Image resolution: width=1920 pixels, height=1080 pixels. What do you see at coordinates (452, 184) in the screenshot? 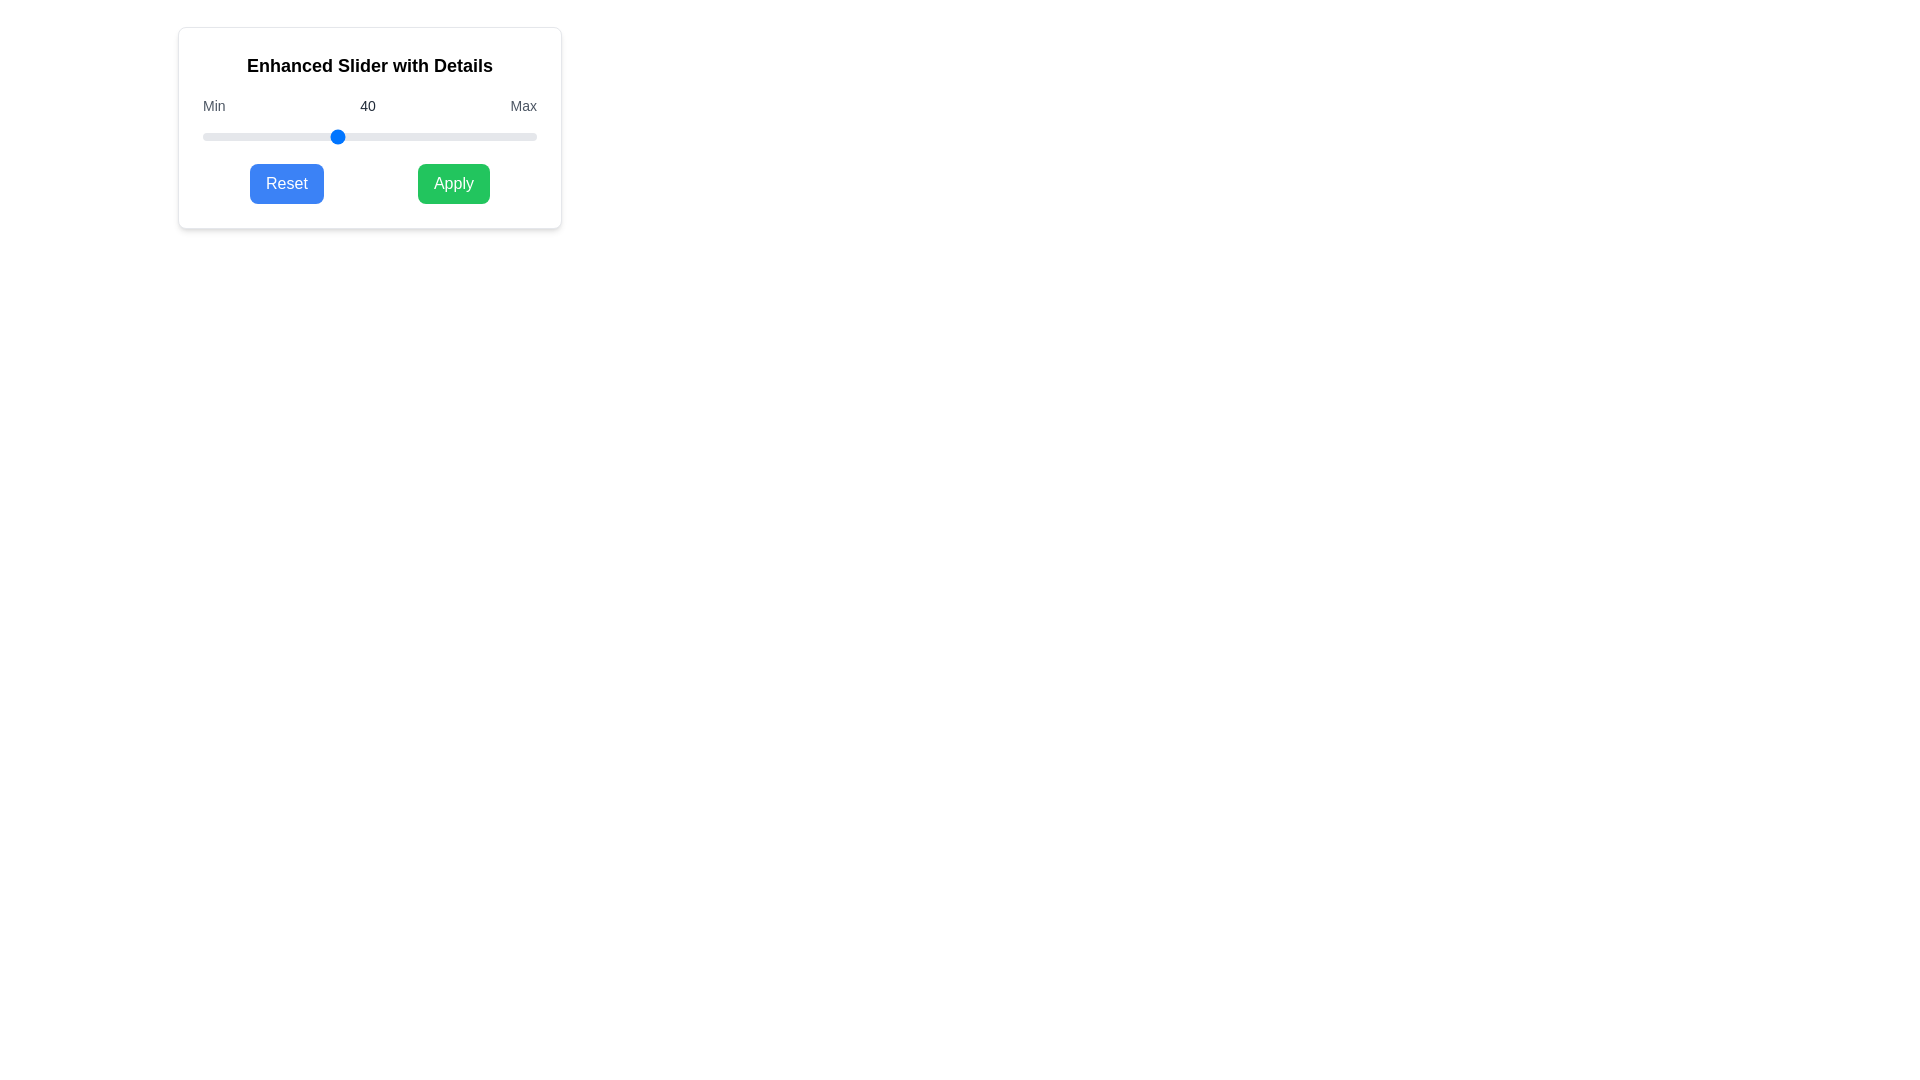
I see `the green 'Apply' button with rounded corners to observe any hover effects` at bounding box center [452, 184].